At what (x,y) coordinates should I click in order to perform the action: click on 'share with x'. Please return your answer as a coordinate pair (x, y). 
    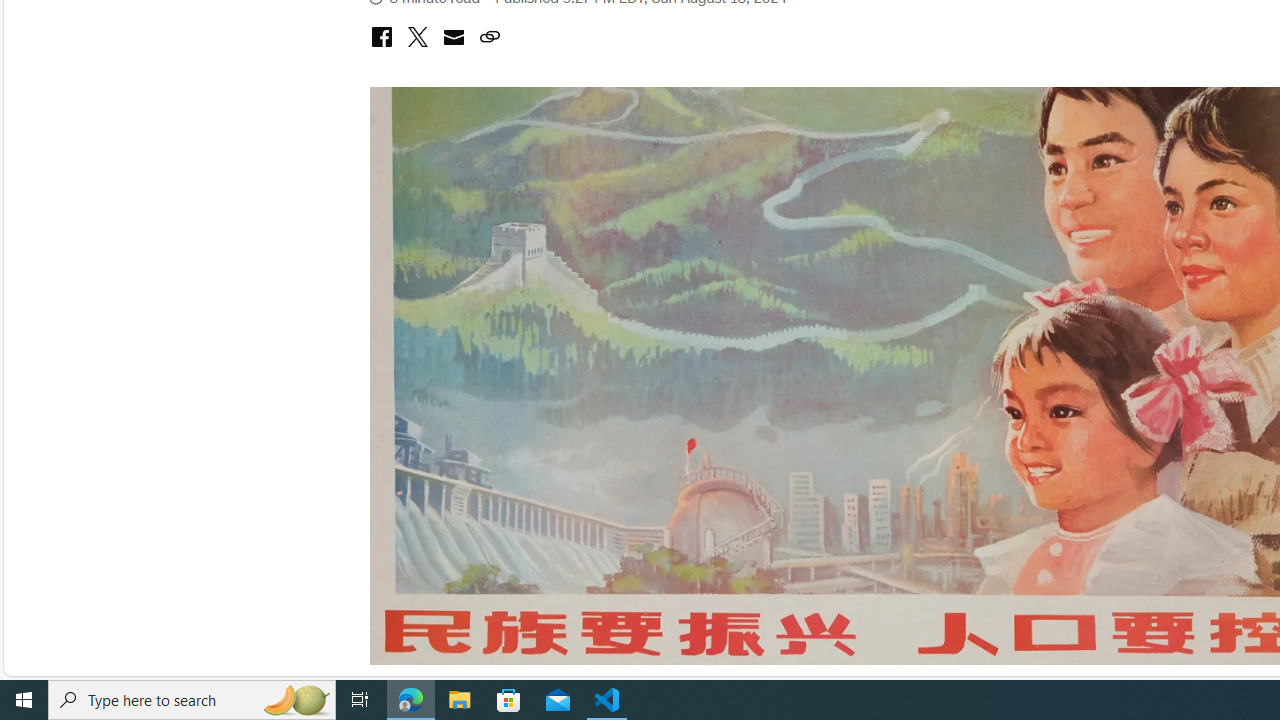
    Looking at the image, I should click on (416, 38).